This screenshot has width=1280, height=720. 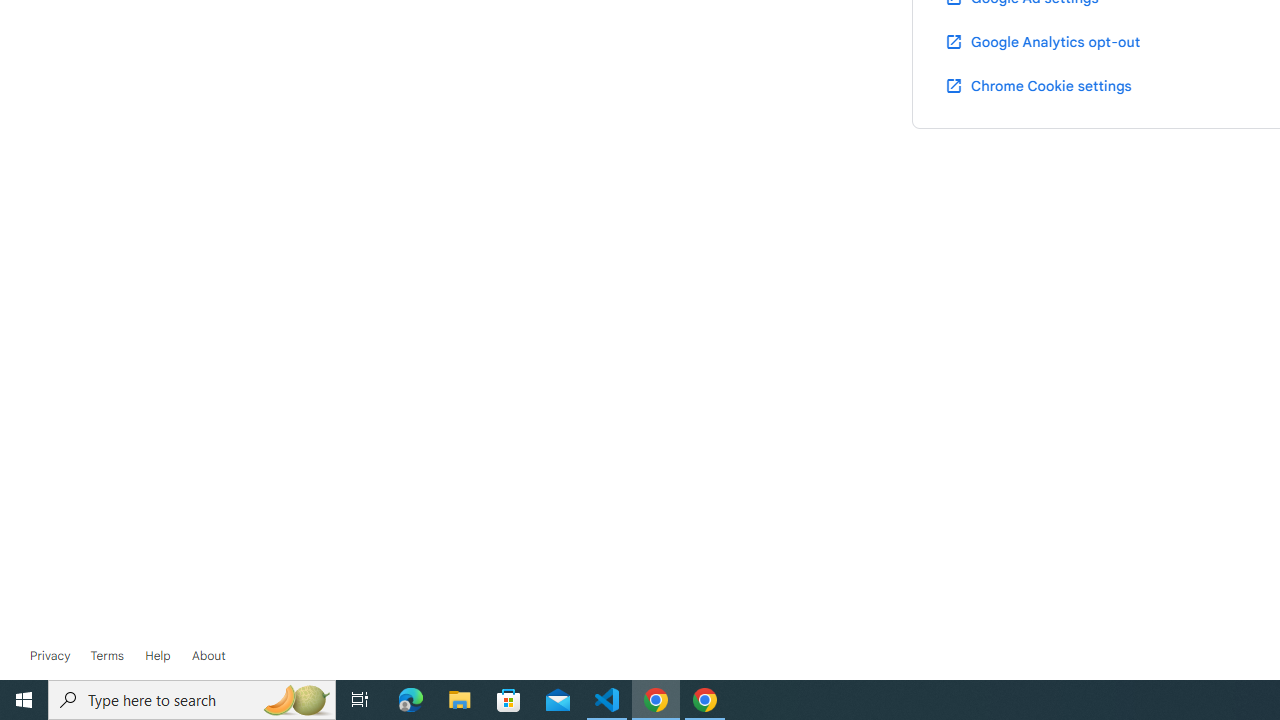 I want to click on 'Chrome Cookie settings', so click(x=1038, y=84).